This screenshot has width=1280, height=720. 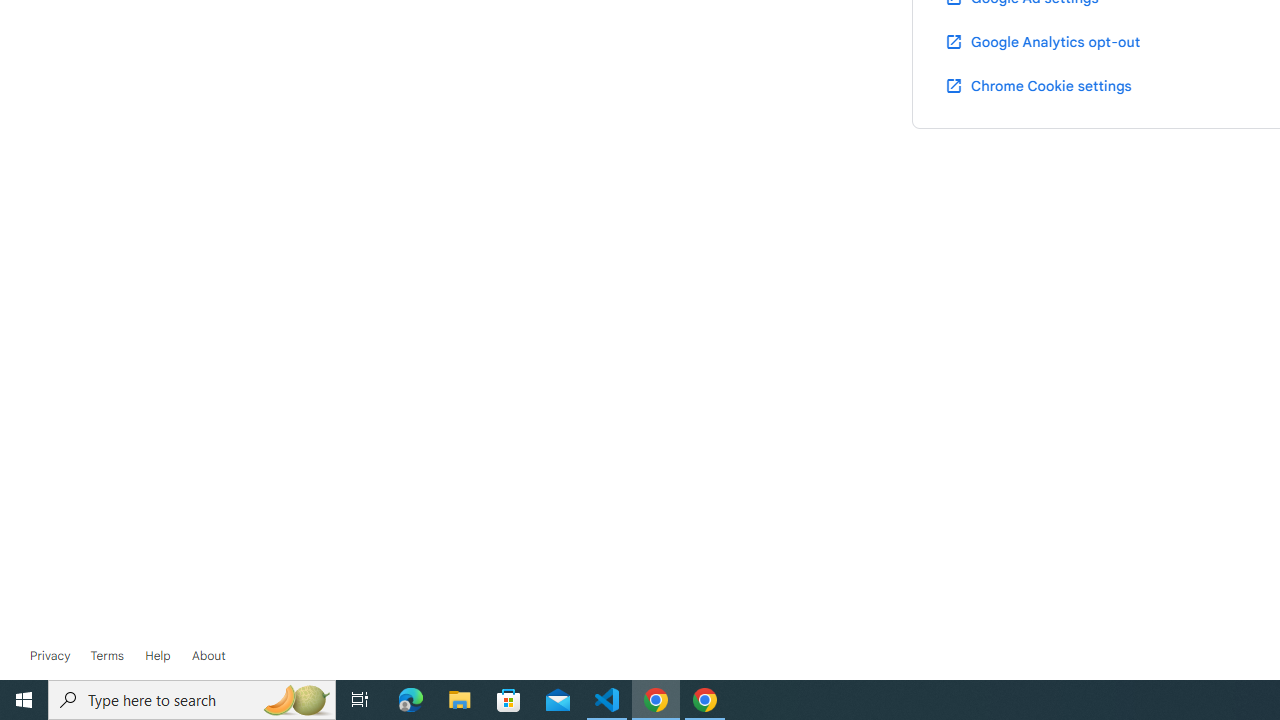 I want to click on 'Chrome Cookie settings', so click(x=1038, y=84).